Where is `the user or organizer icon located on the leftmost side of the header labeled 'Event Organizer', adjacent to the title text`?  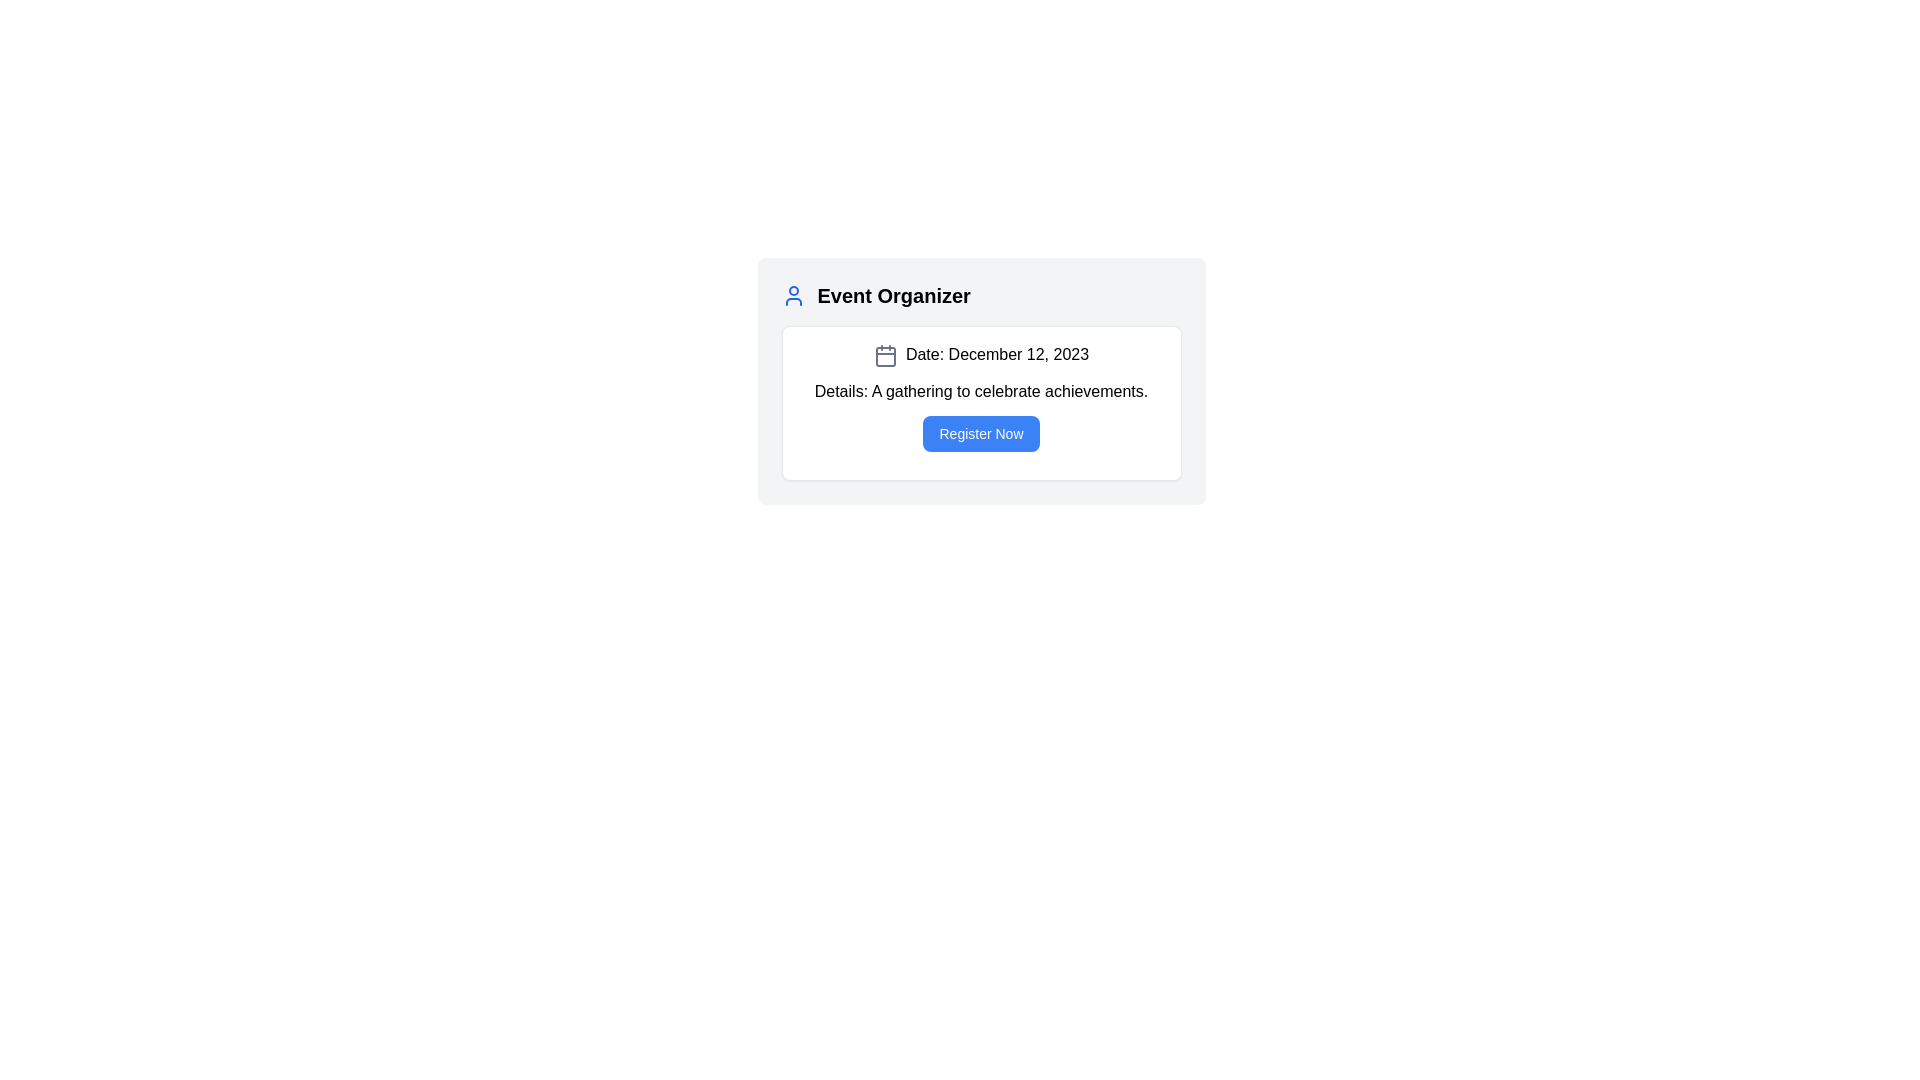 the user or organizer icon located on the leftmost side of the header labeled 'Event Organizer', adjacent to the title text is located at coordinates (792, 296).